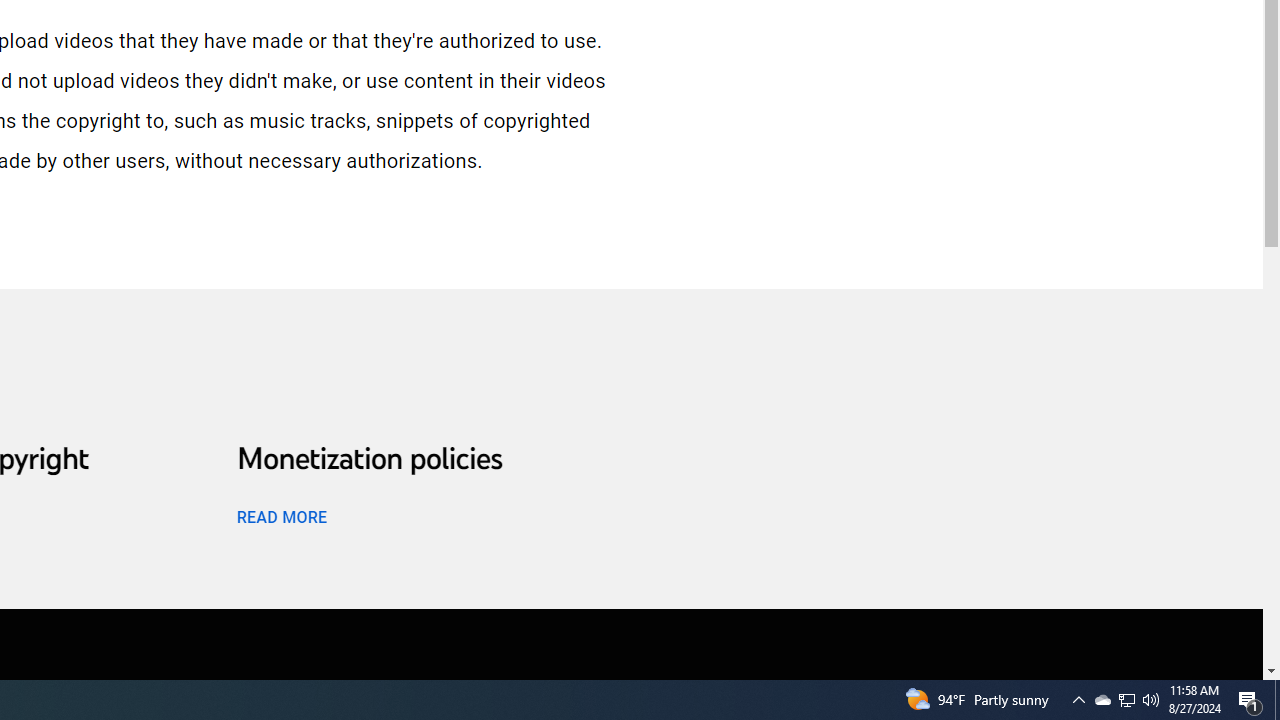 This screenshot has width=1280, height=720. I want to click on 'READ MORE', so click(280, 515).